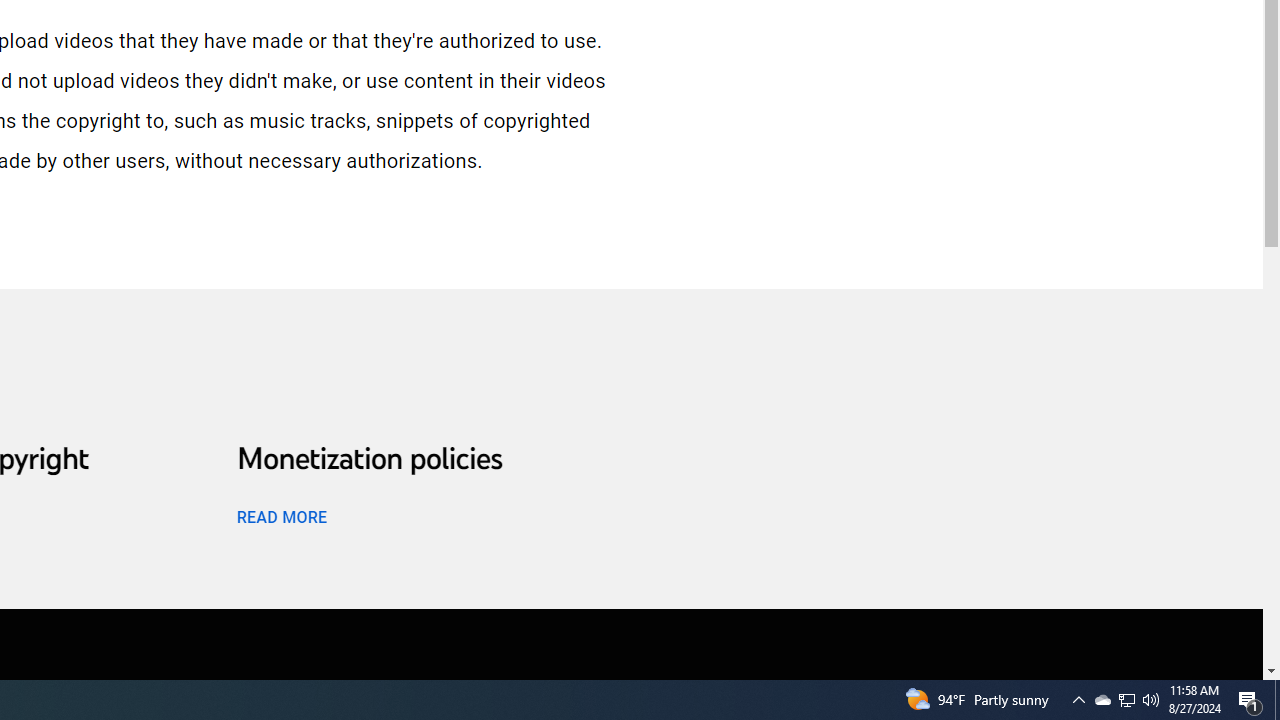 This screenshot has width=1280, height=720. I want to click on 'READ MORE', so click(280, 515).